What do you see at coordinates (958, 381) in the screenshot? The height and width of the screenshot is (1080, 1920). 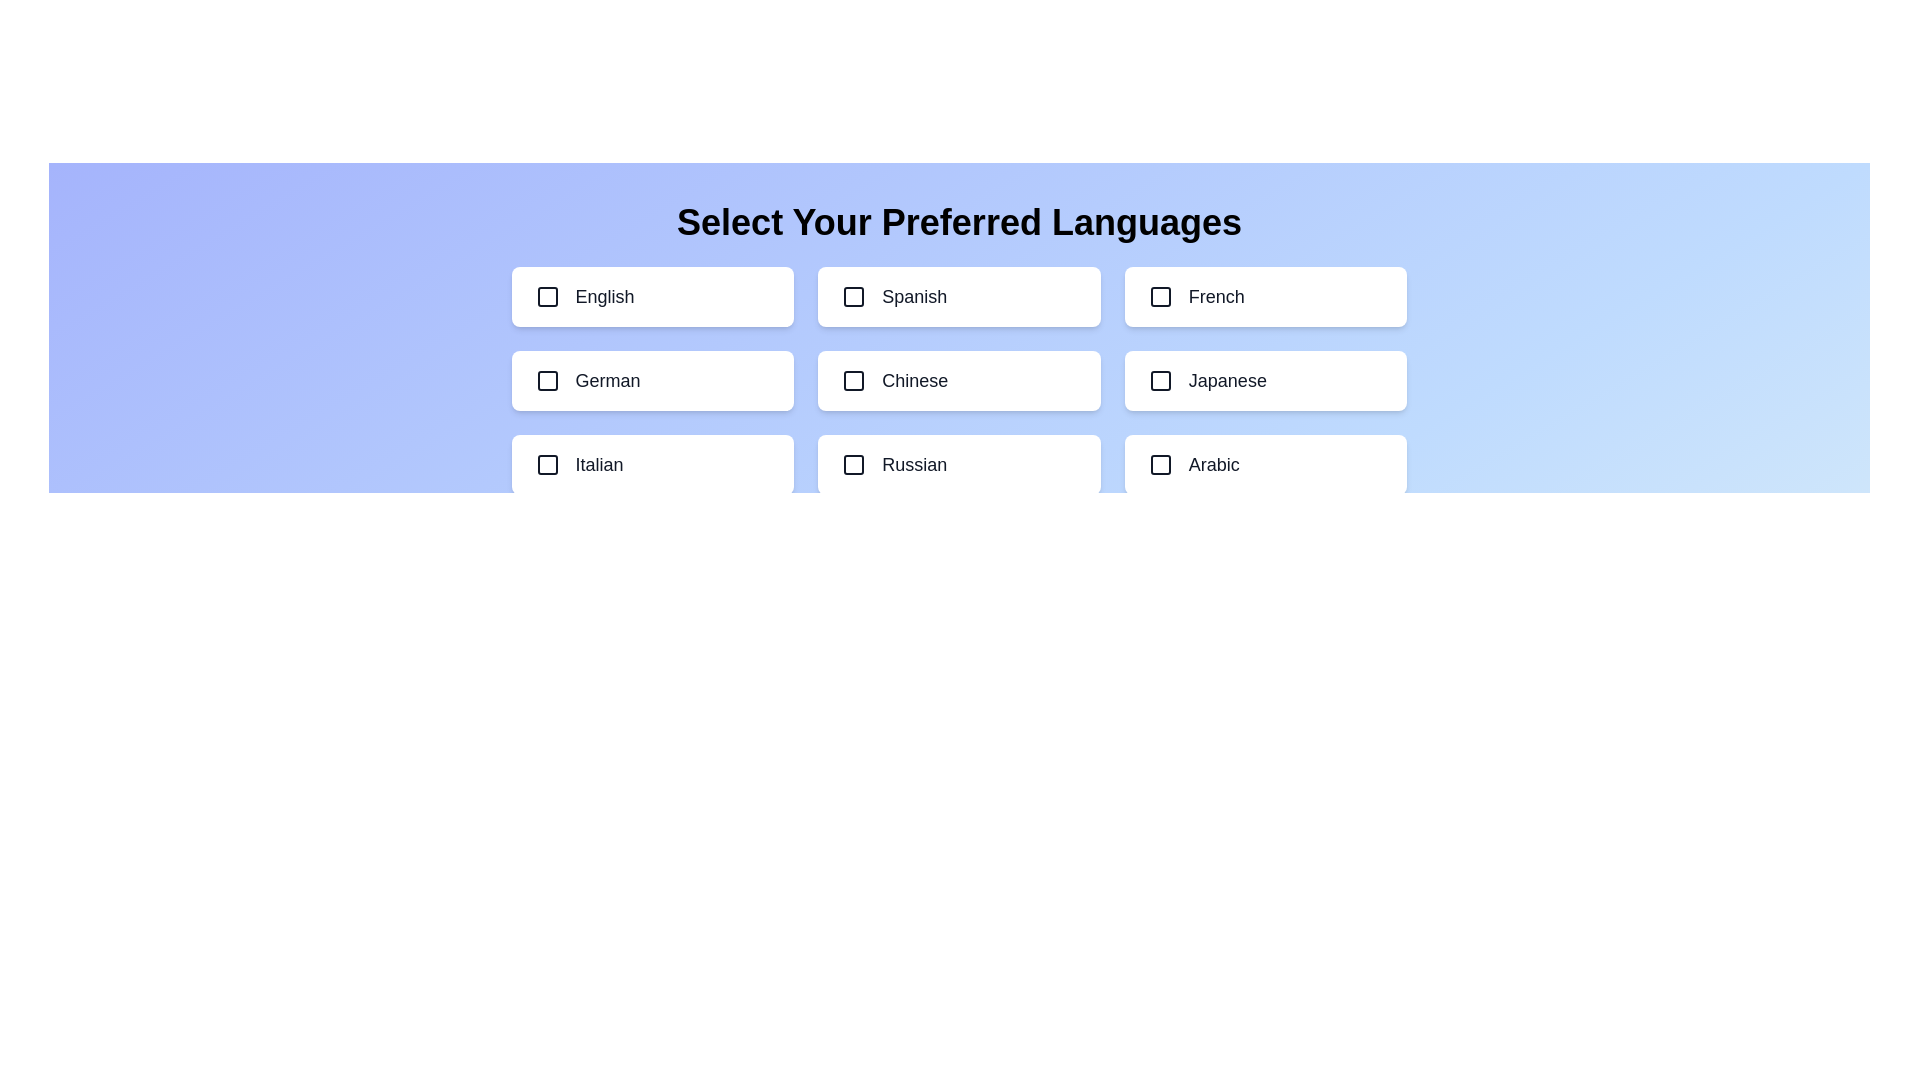 I see `the language option Chinese` at bounding box center [958, 381].